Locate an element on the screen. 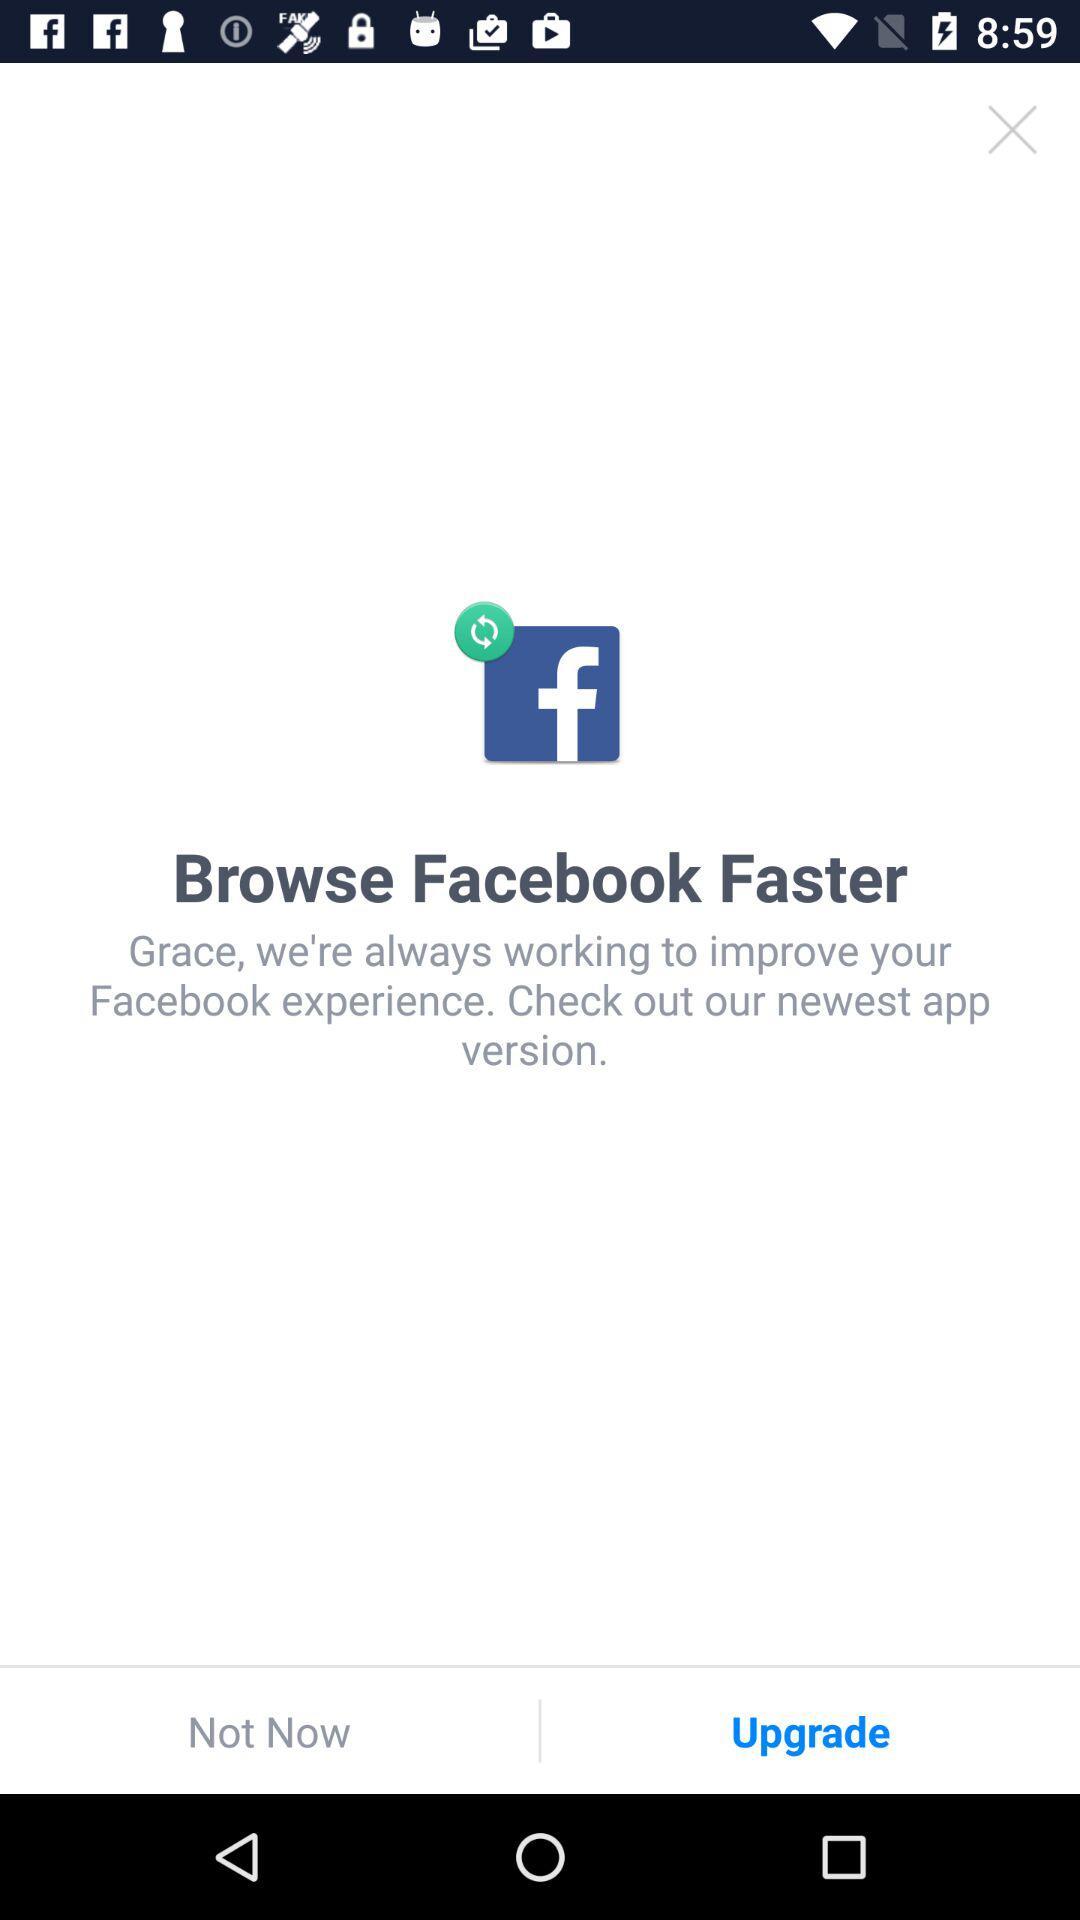  the close icon is located at coordinates (1012, 129).